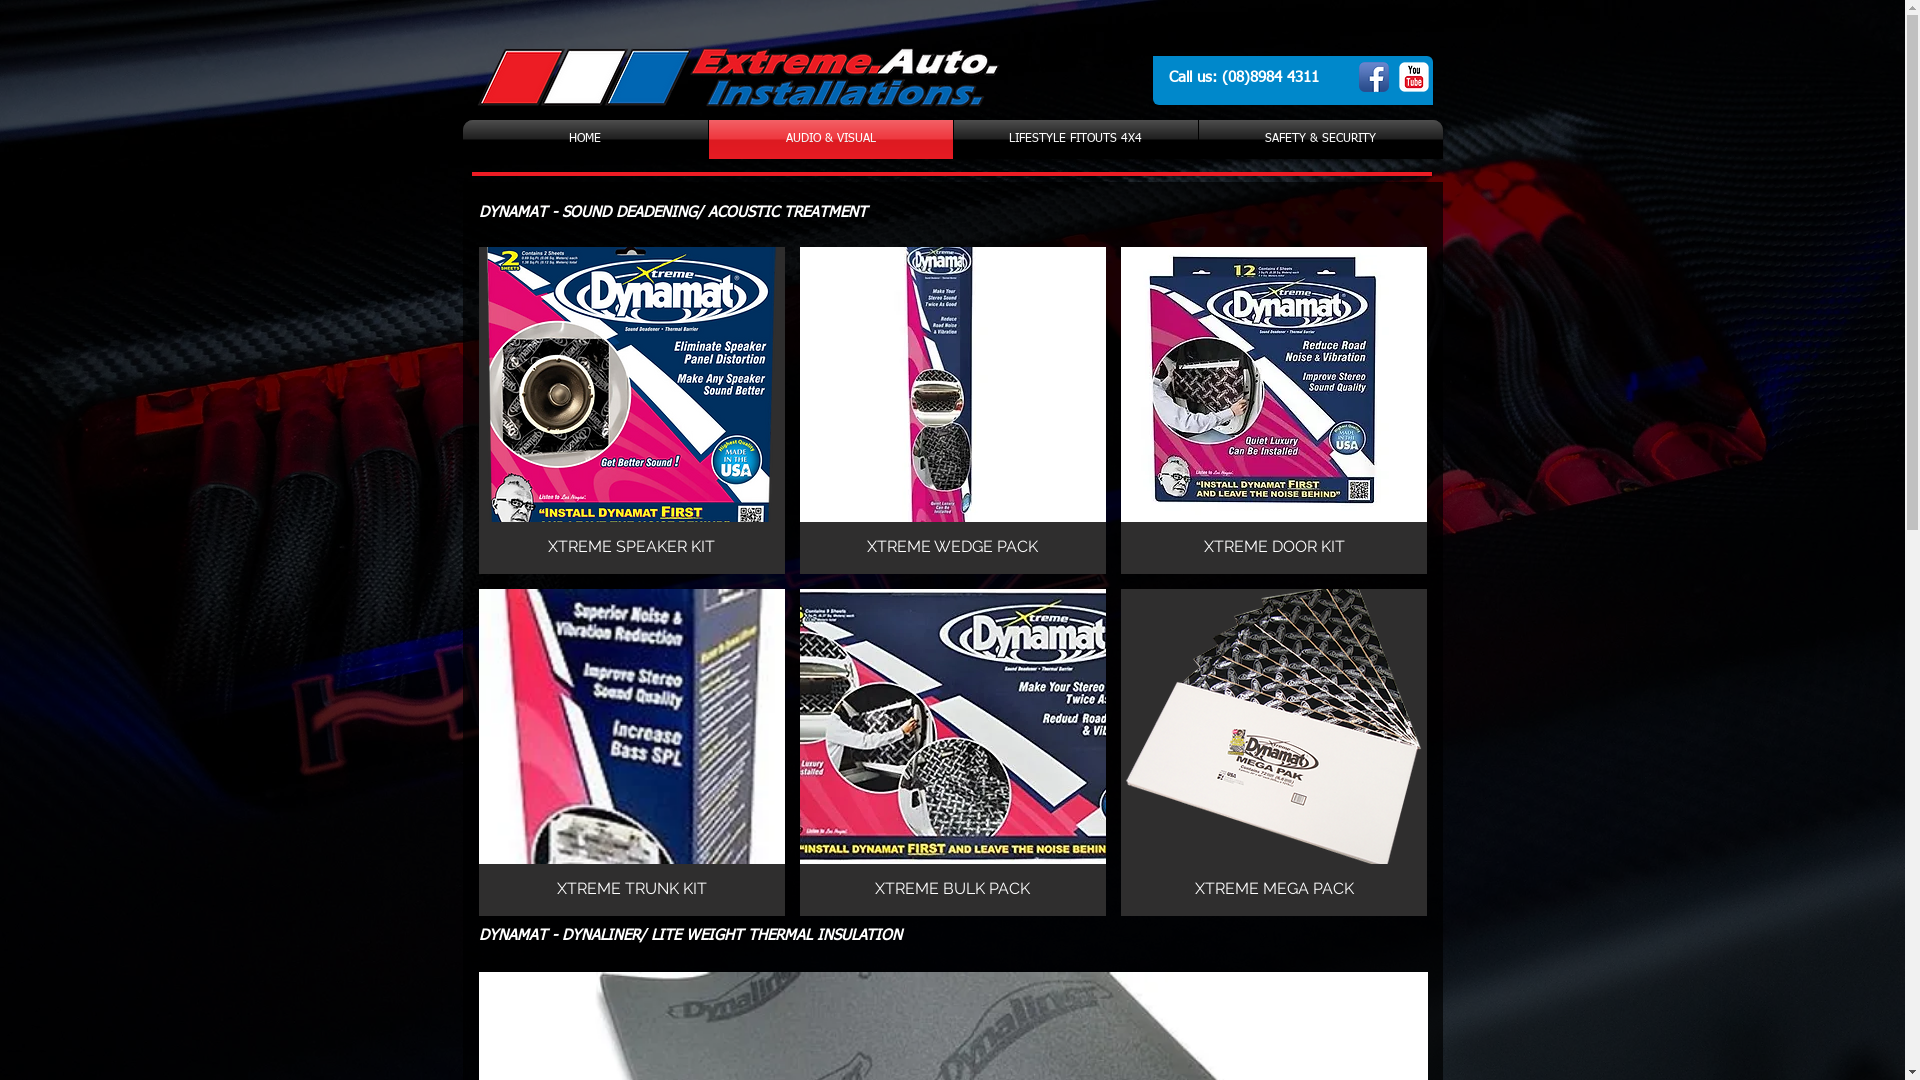  What do you see at coordinates (830, 138) in the screenshot?
I see `'AUDIO & VISUAL'` at bounding box center [830, 138].